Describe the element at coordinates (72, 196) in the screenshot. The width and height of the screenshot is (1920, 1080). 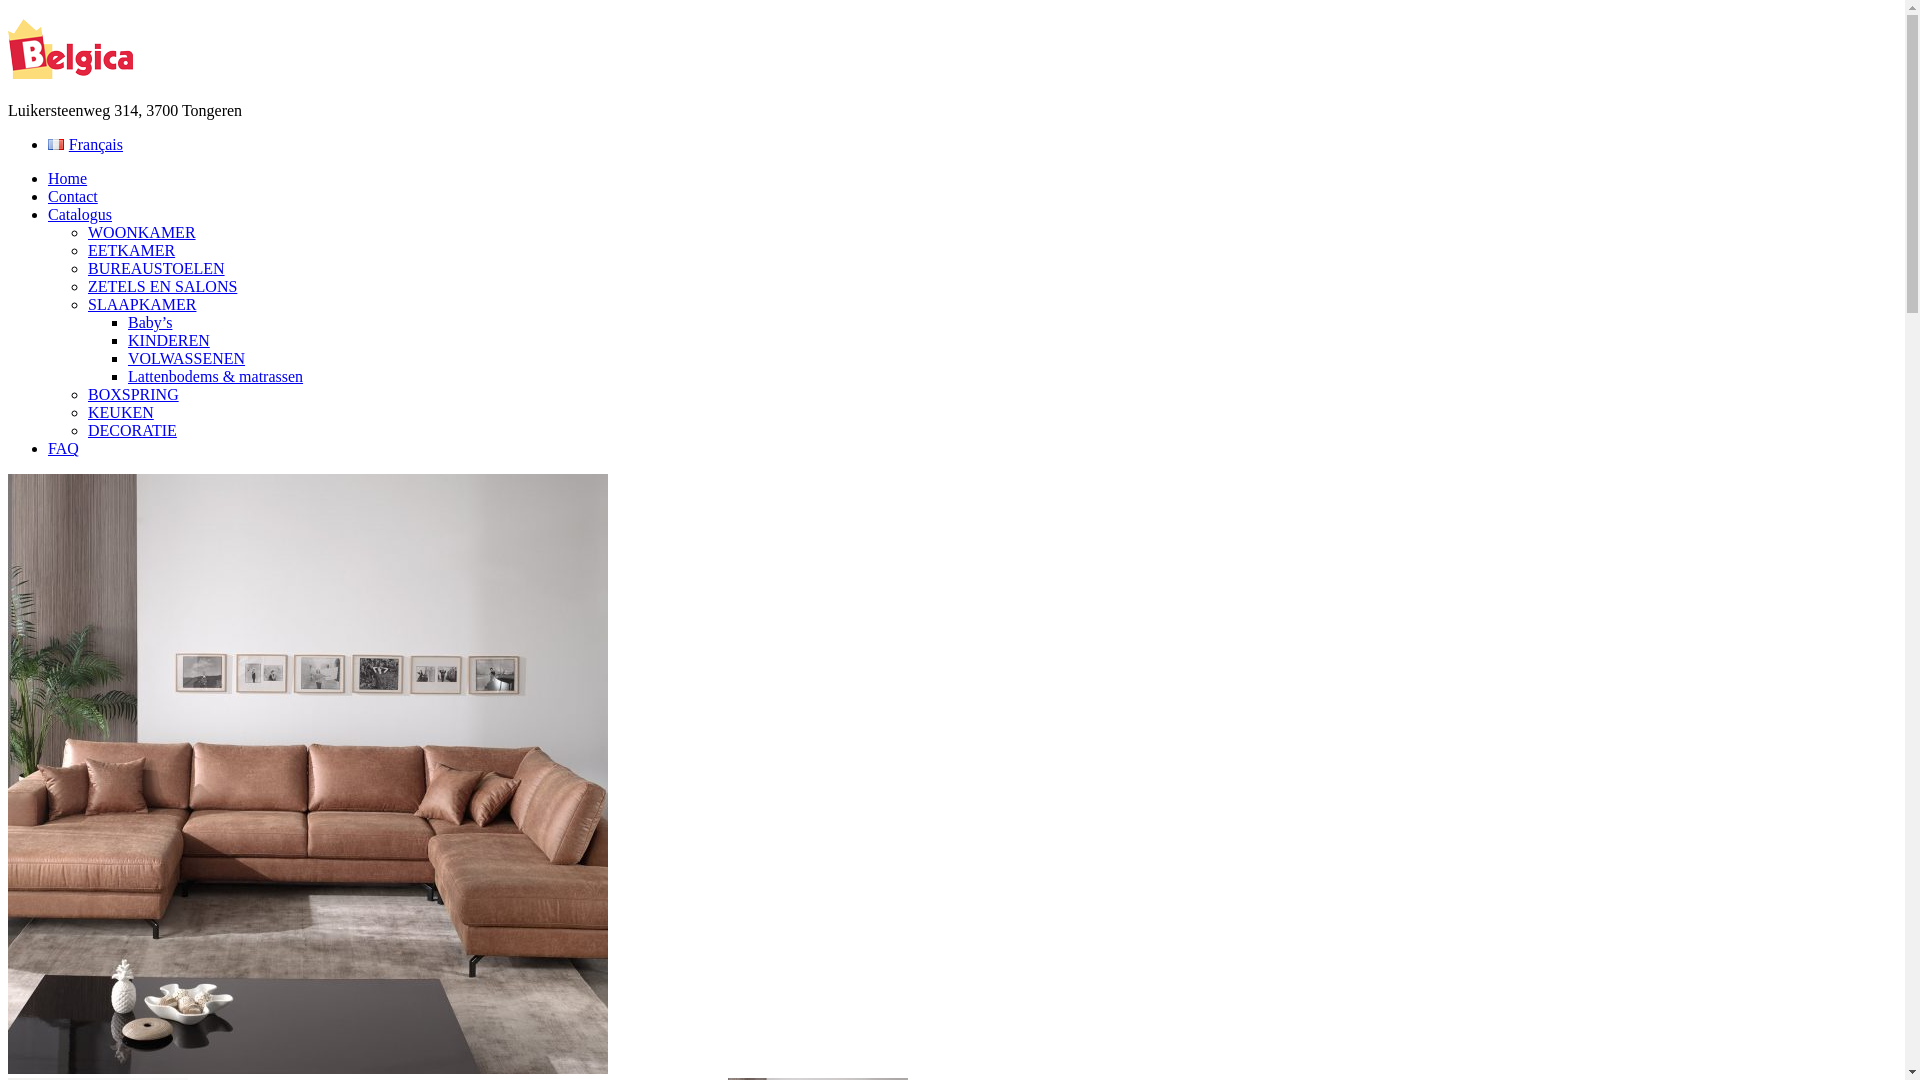
I see `'Contact'` at that location.